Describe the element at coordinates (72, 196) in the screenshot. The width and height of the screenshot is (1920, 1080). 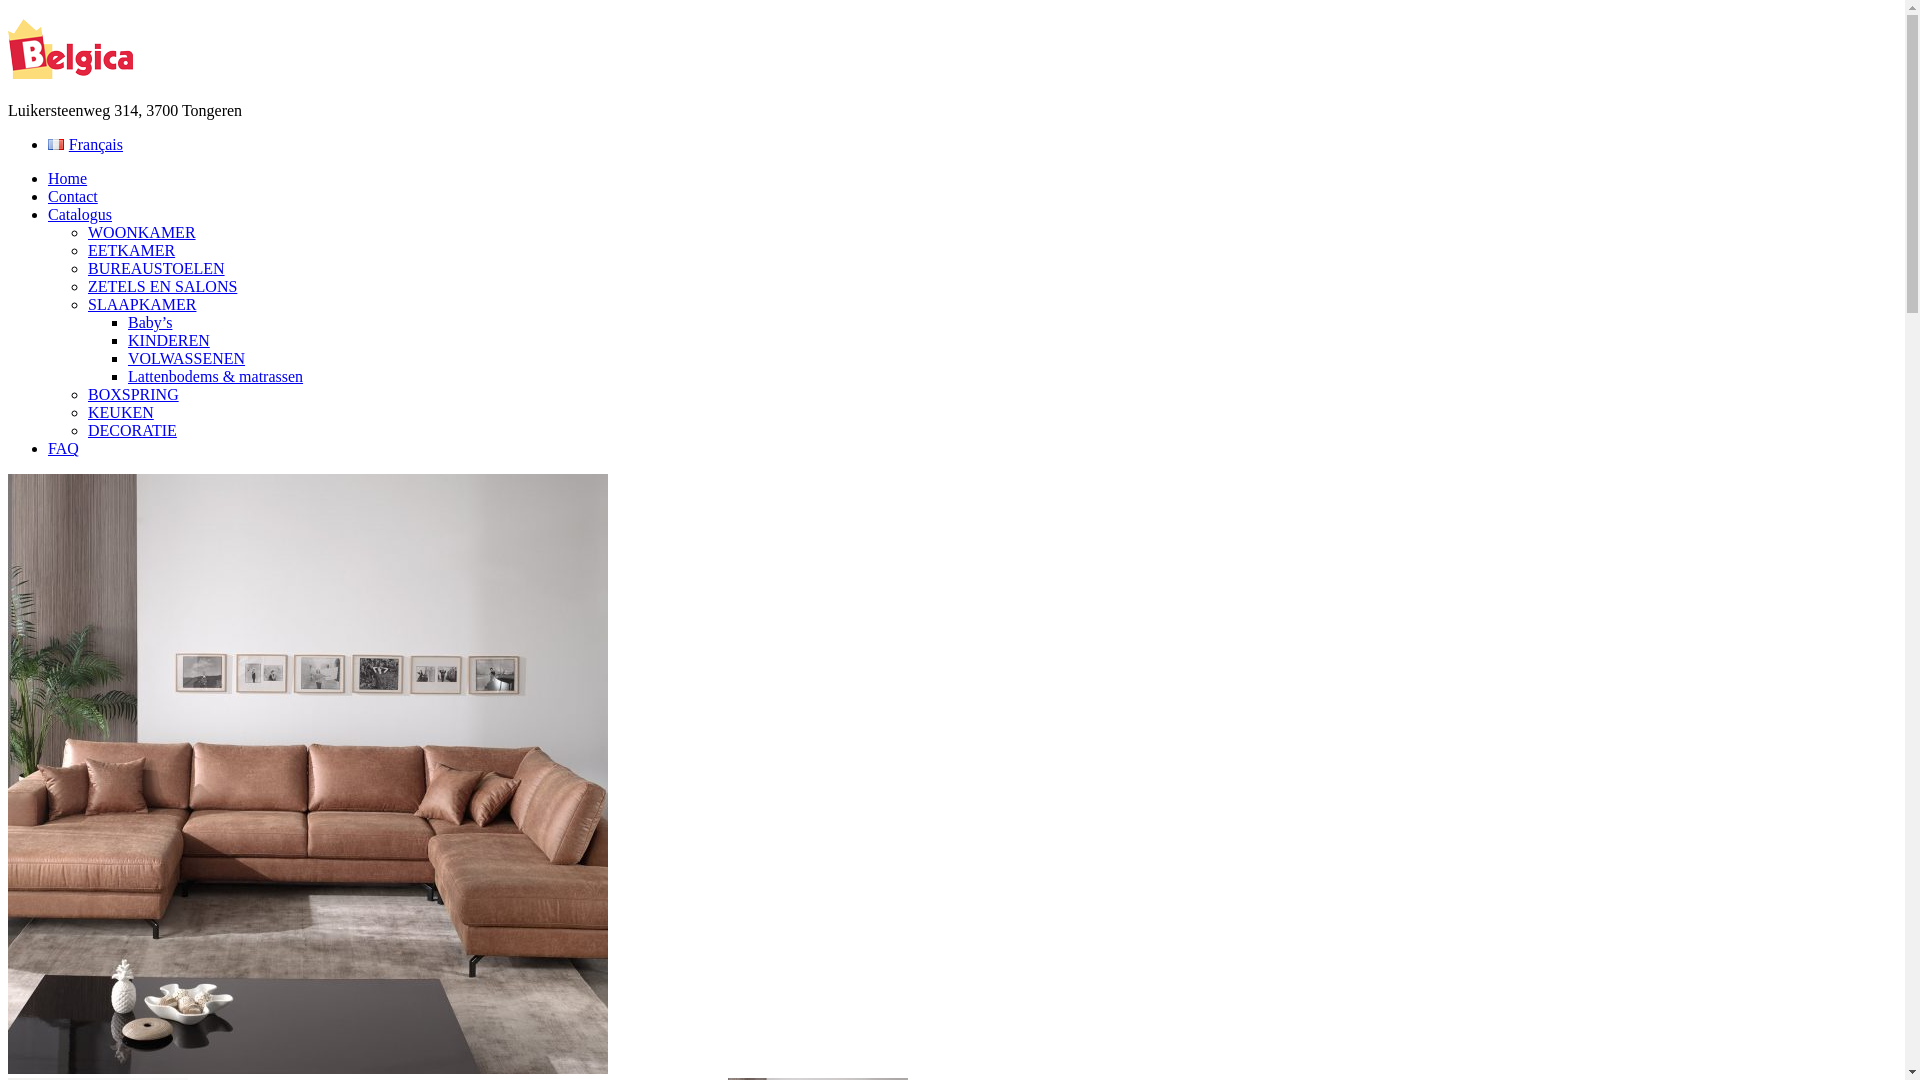
I see `'Contact'` at that location.